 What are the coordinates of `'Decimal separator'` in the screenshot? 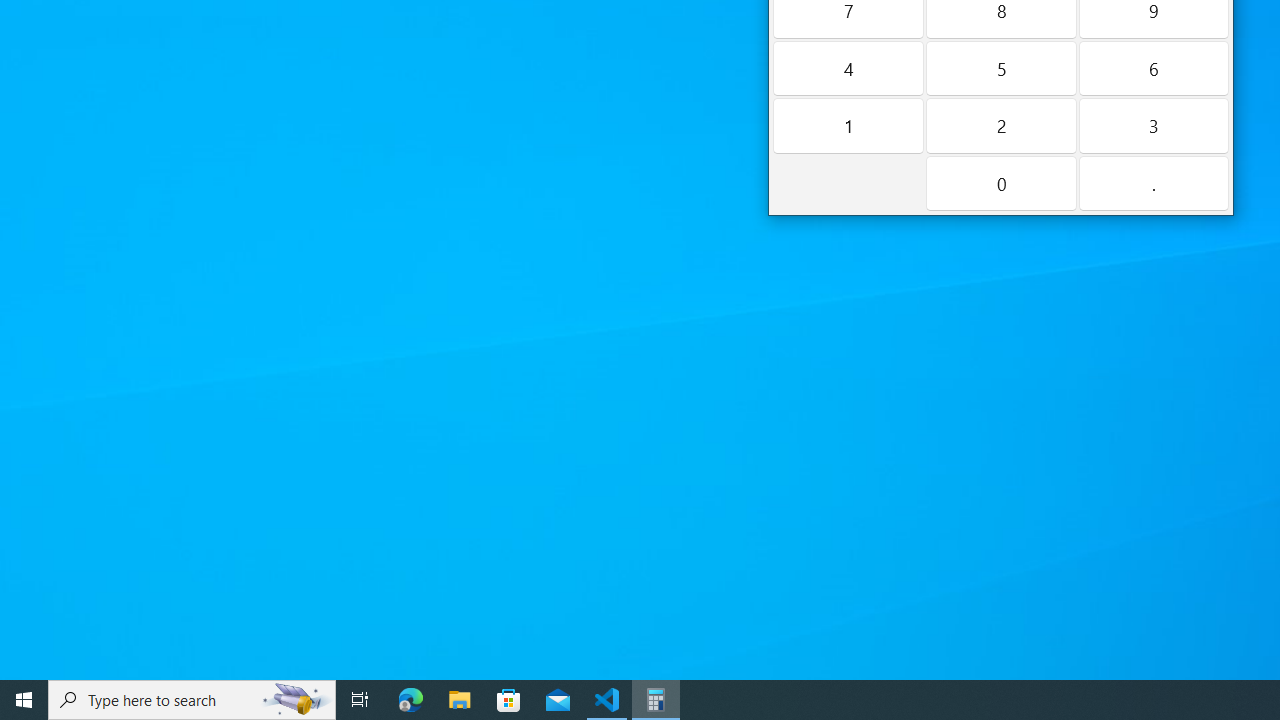 It's located at (1153, 183).